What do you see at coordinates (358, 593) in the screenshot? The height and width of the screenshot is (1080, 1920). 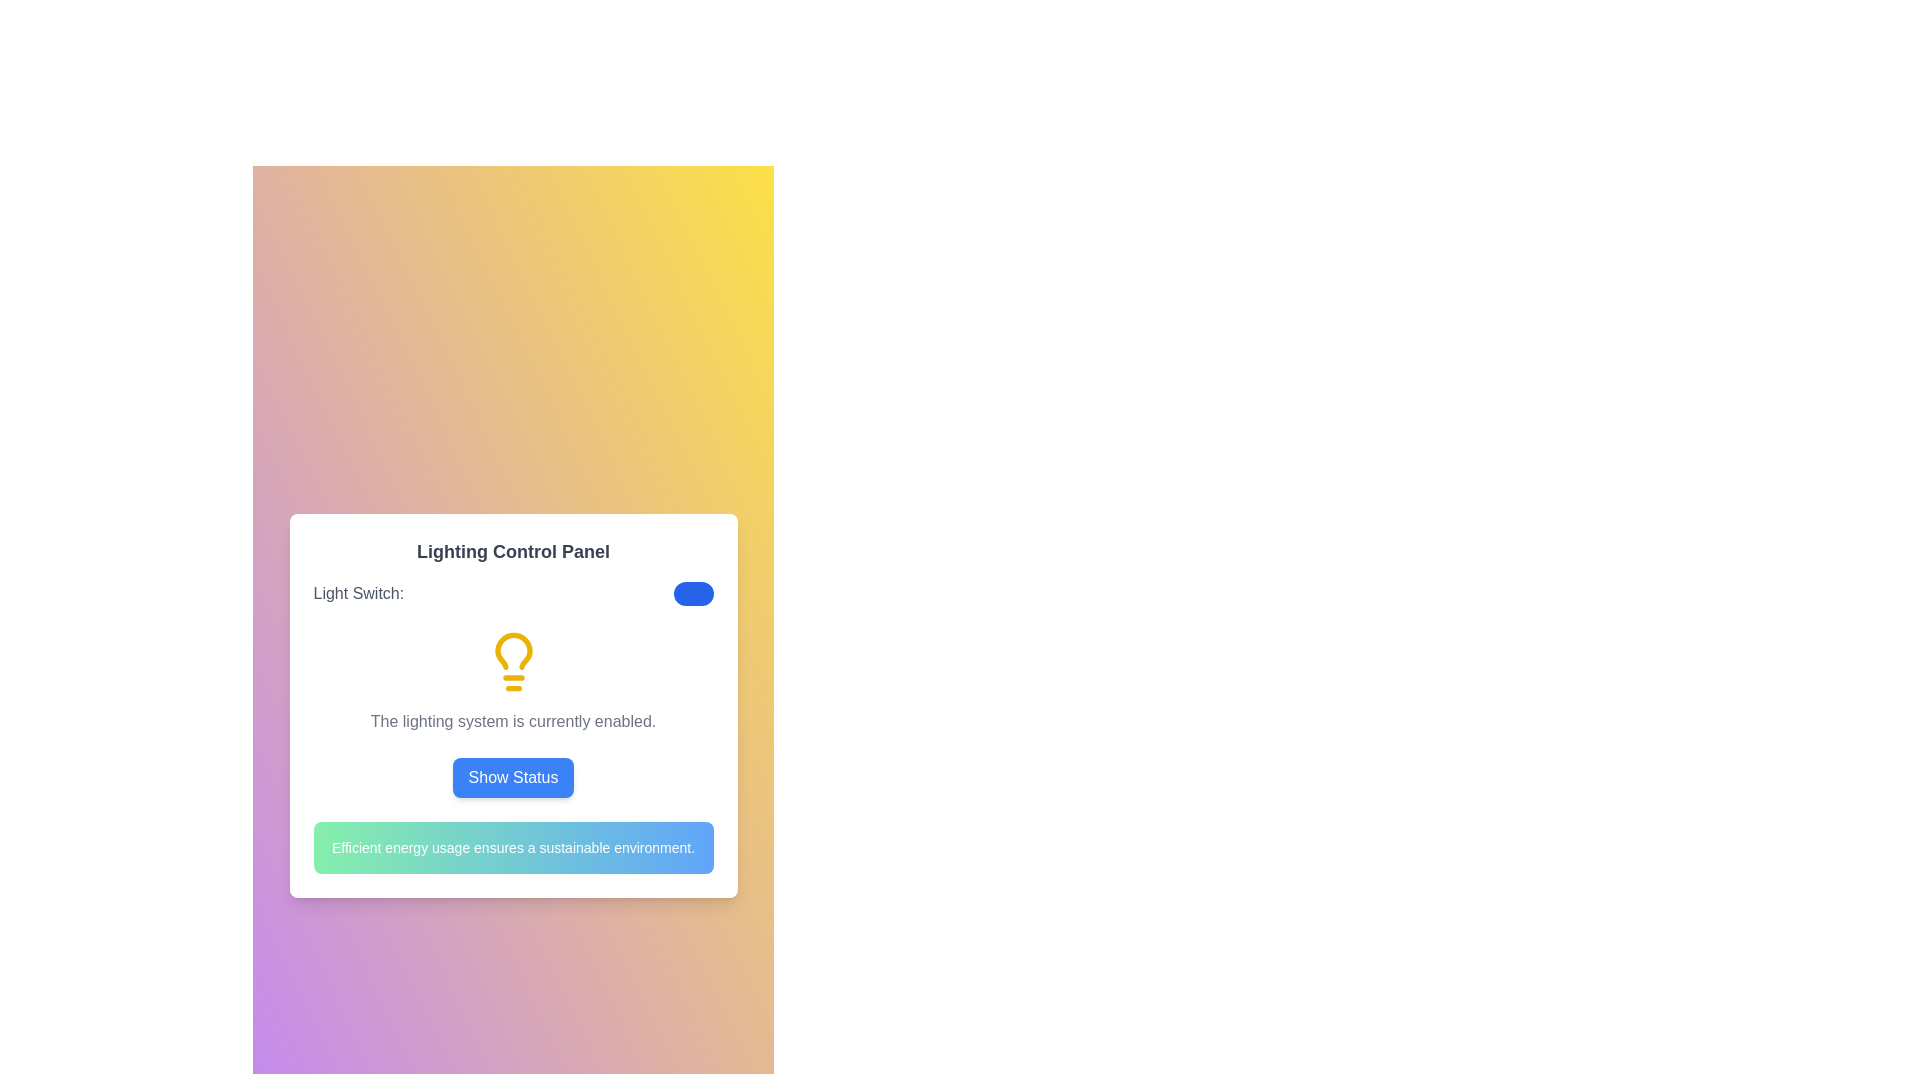 I see `text label displaying 'Light Switch:' which is a gray font aligned to the left in a minimalist interface design` at bounding box center [358, 593].